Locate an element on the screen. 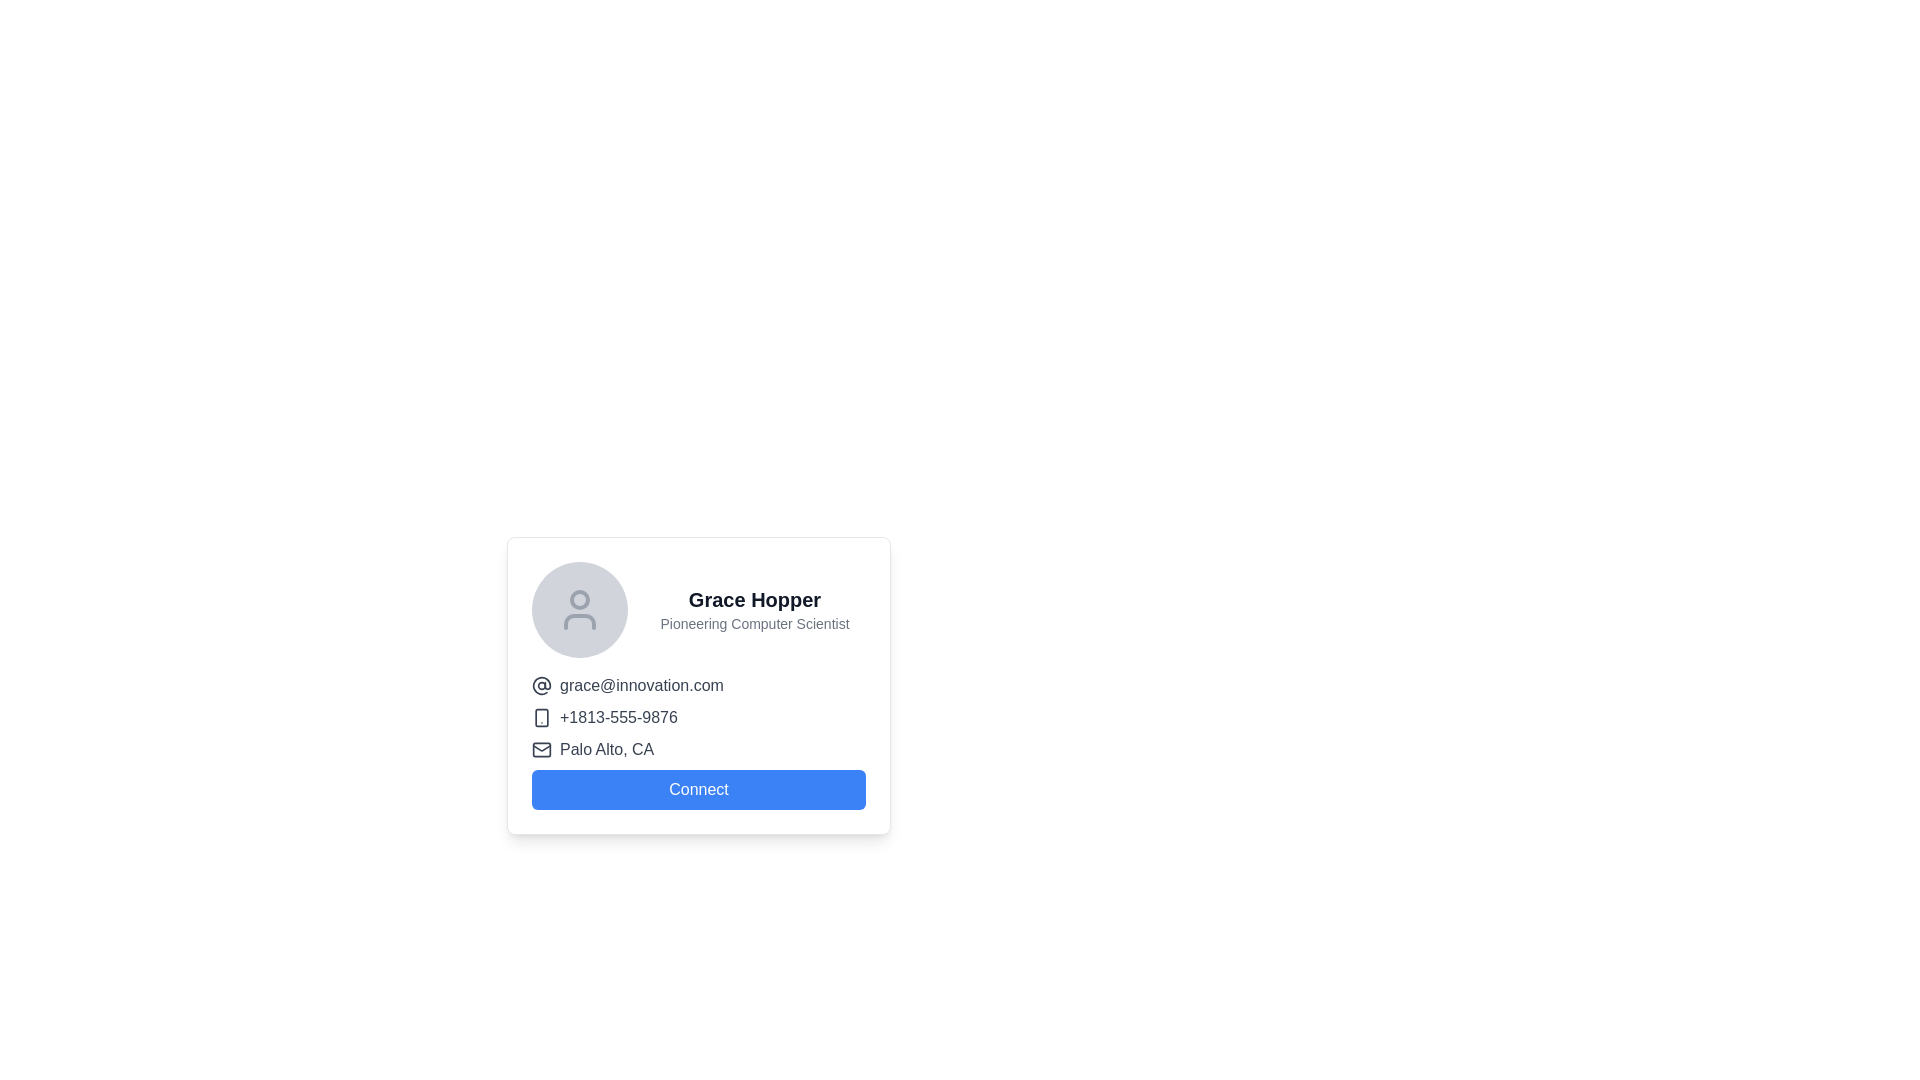  Circular SVG graphical element representing the user's head within the user profile card is located at coordinates (579, 599).